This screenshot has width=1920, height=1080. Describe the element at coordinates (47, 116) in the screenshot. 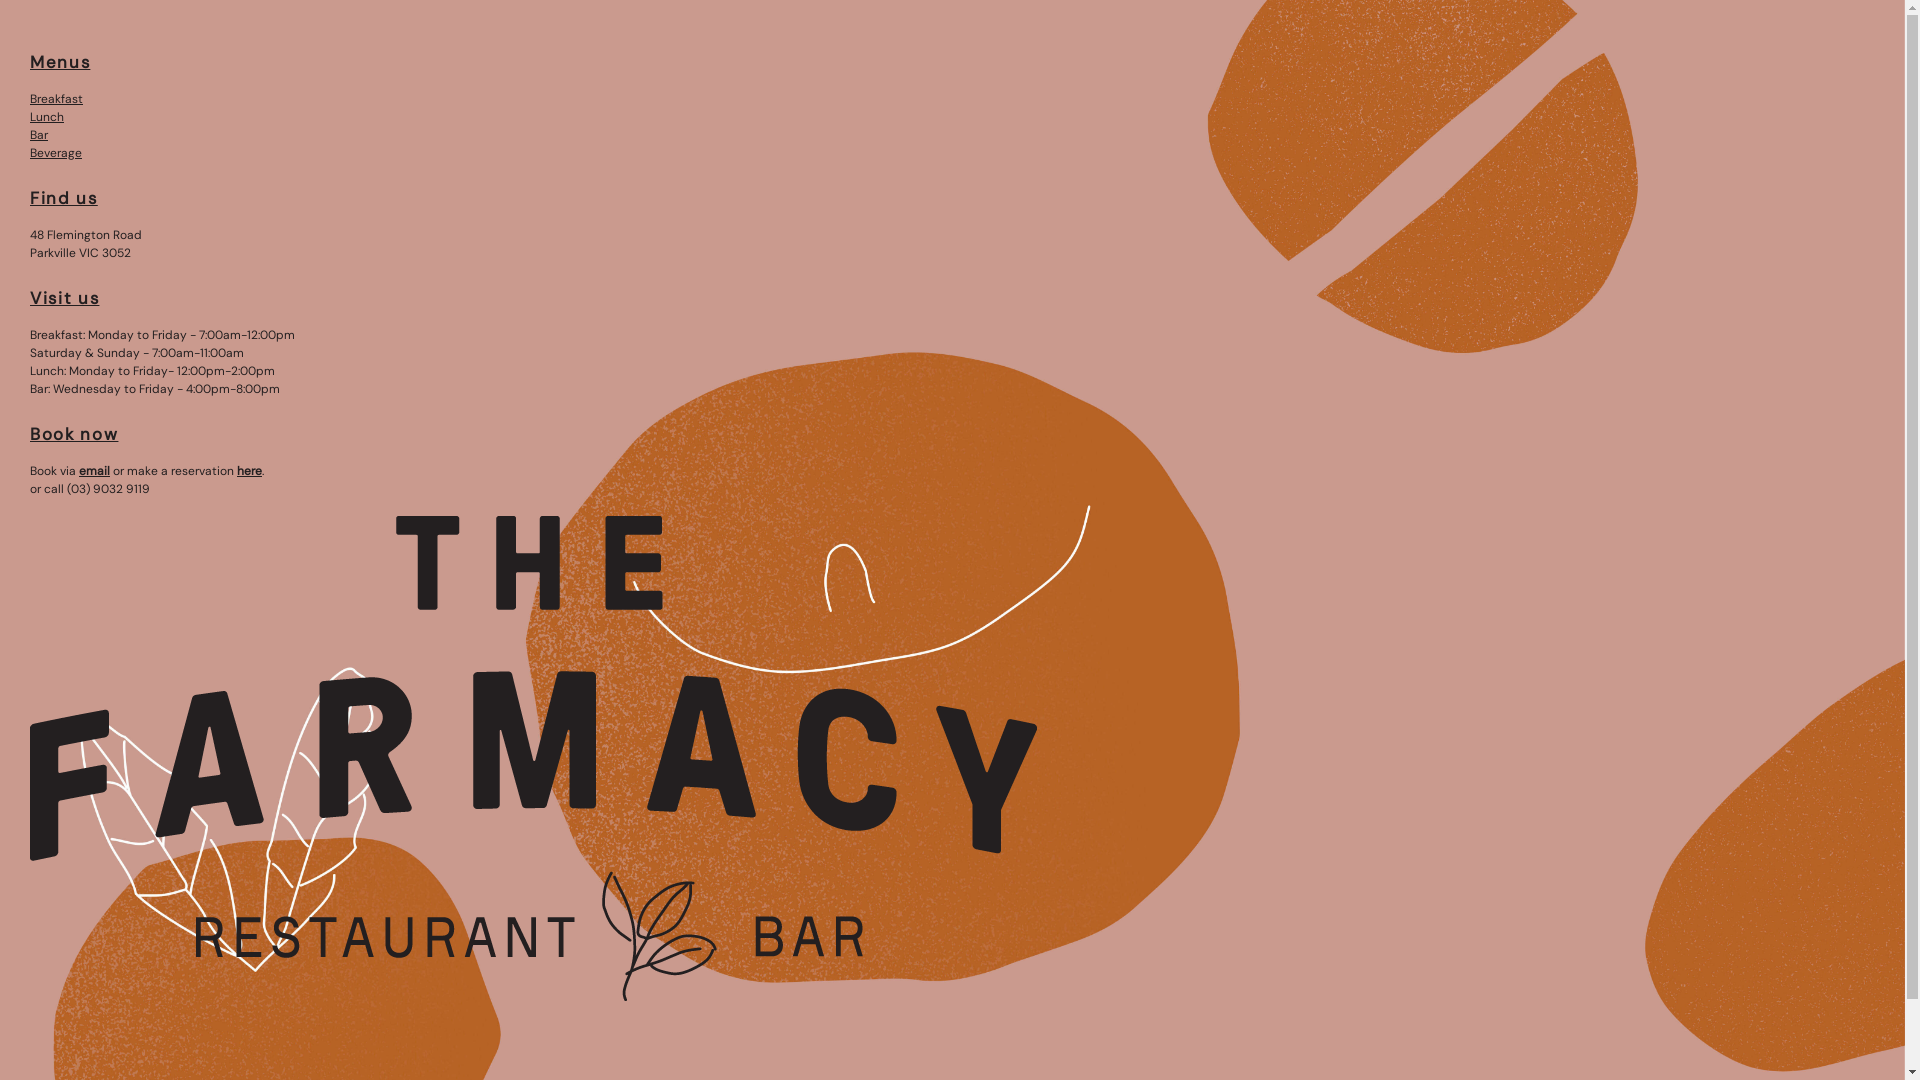

I see `'Lunch'` at that location.